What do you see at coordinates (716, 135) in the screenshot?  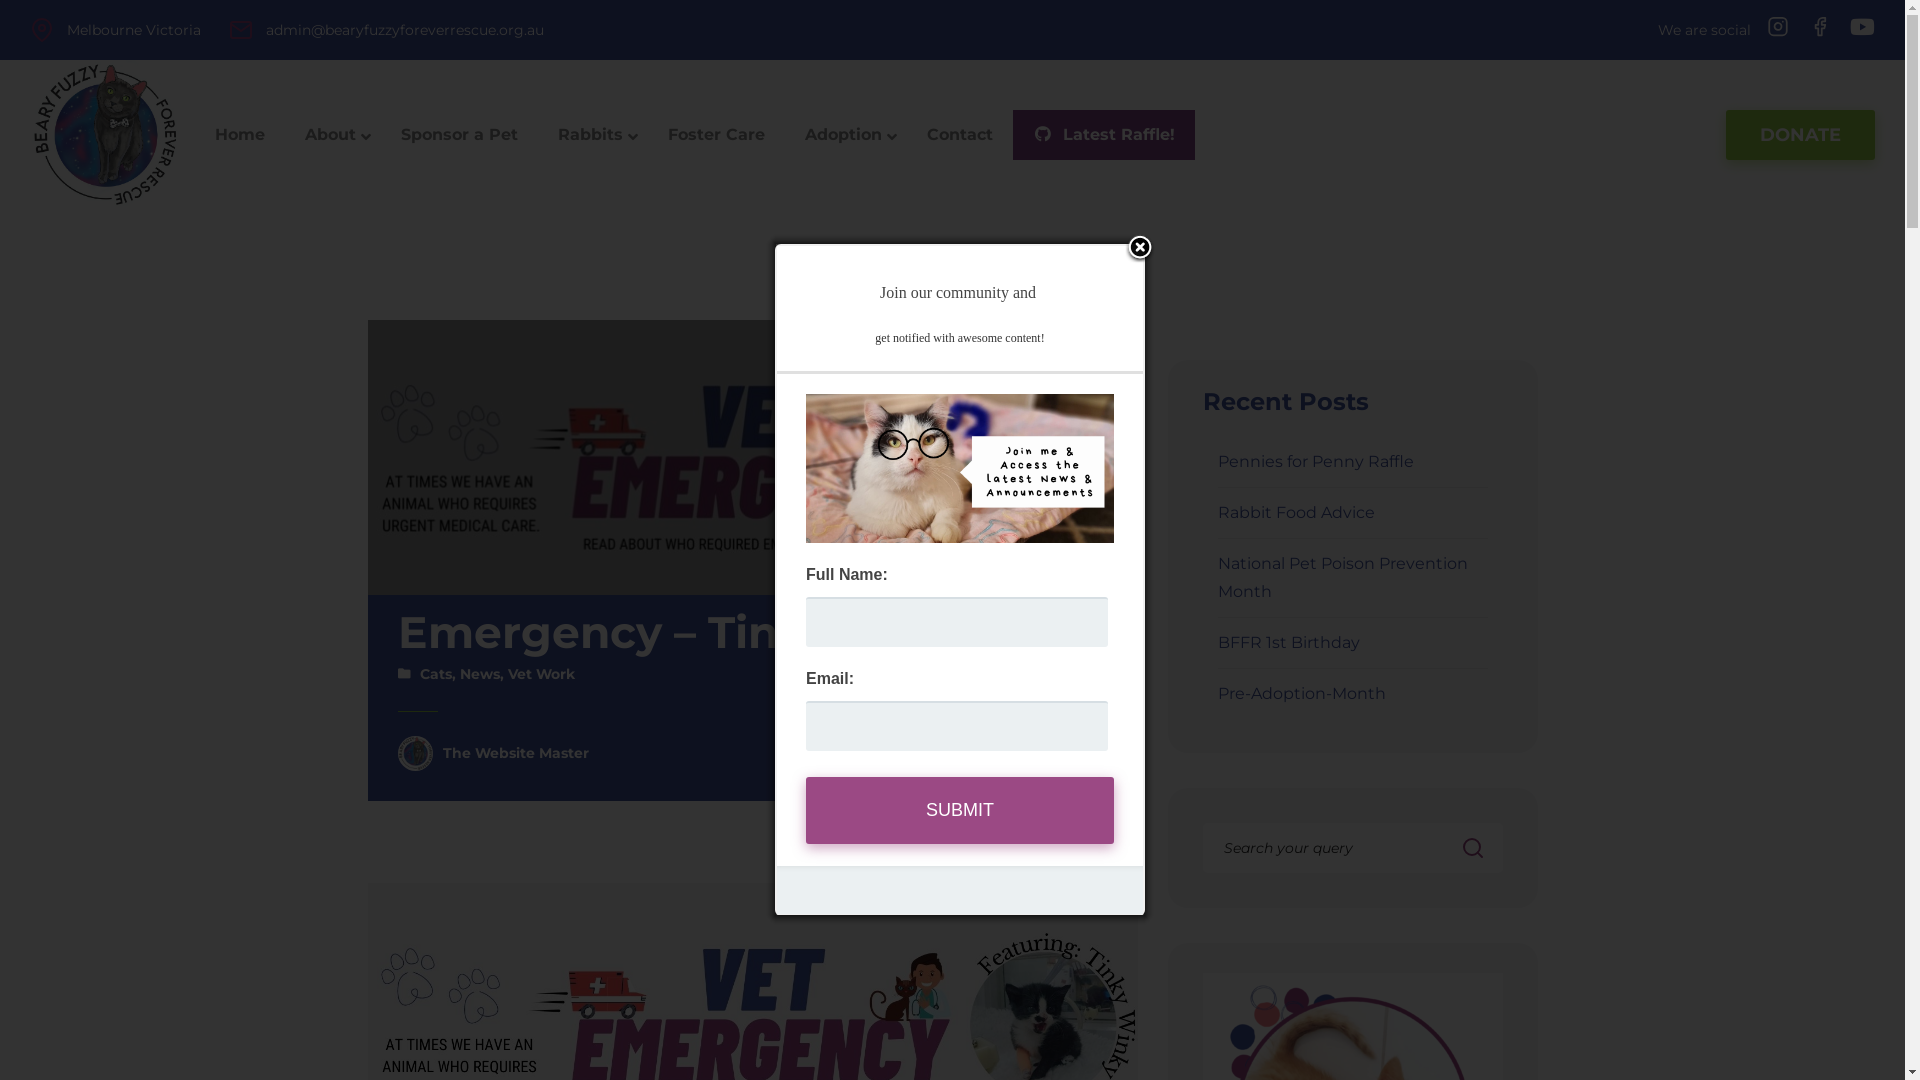 I see `'Foster Care'` at bounding box center [716, 135].